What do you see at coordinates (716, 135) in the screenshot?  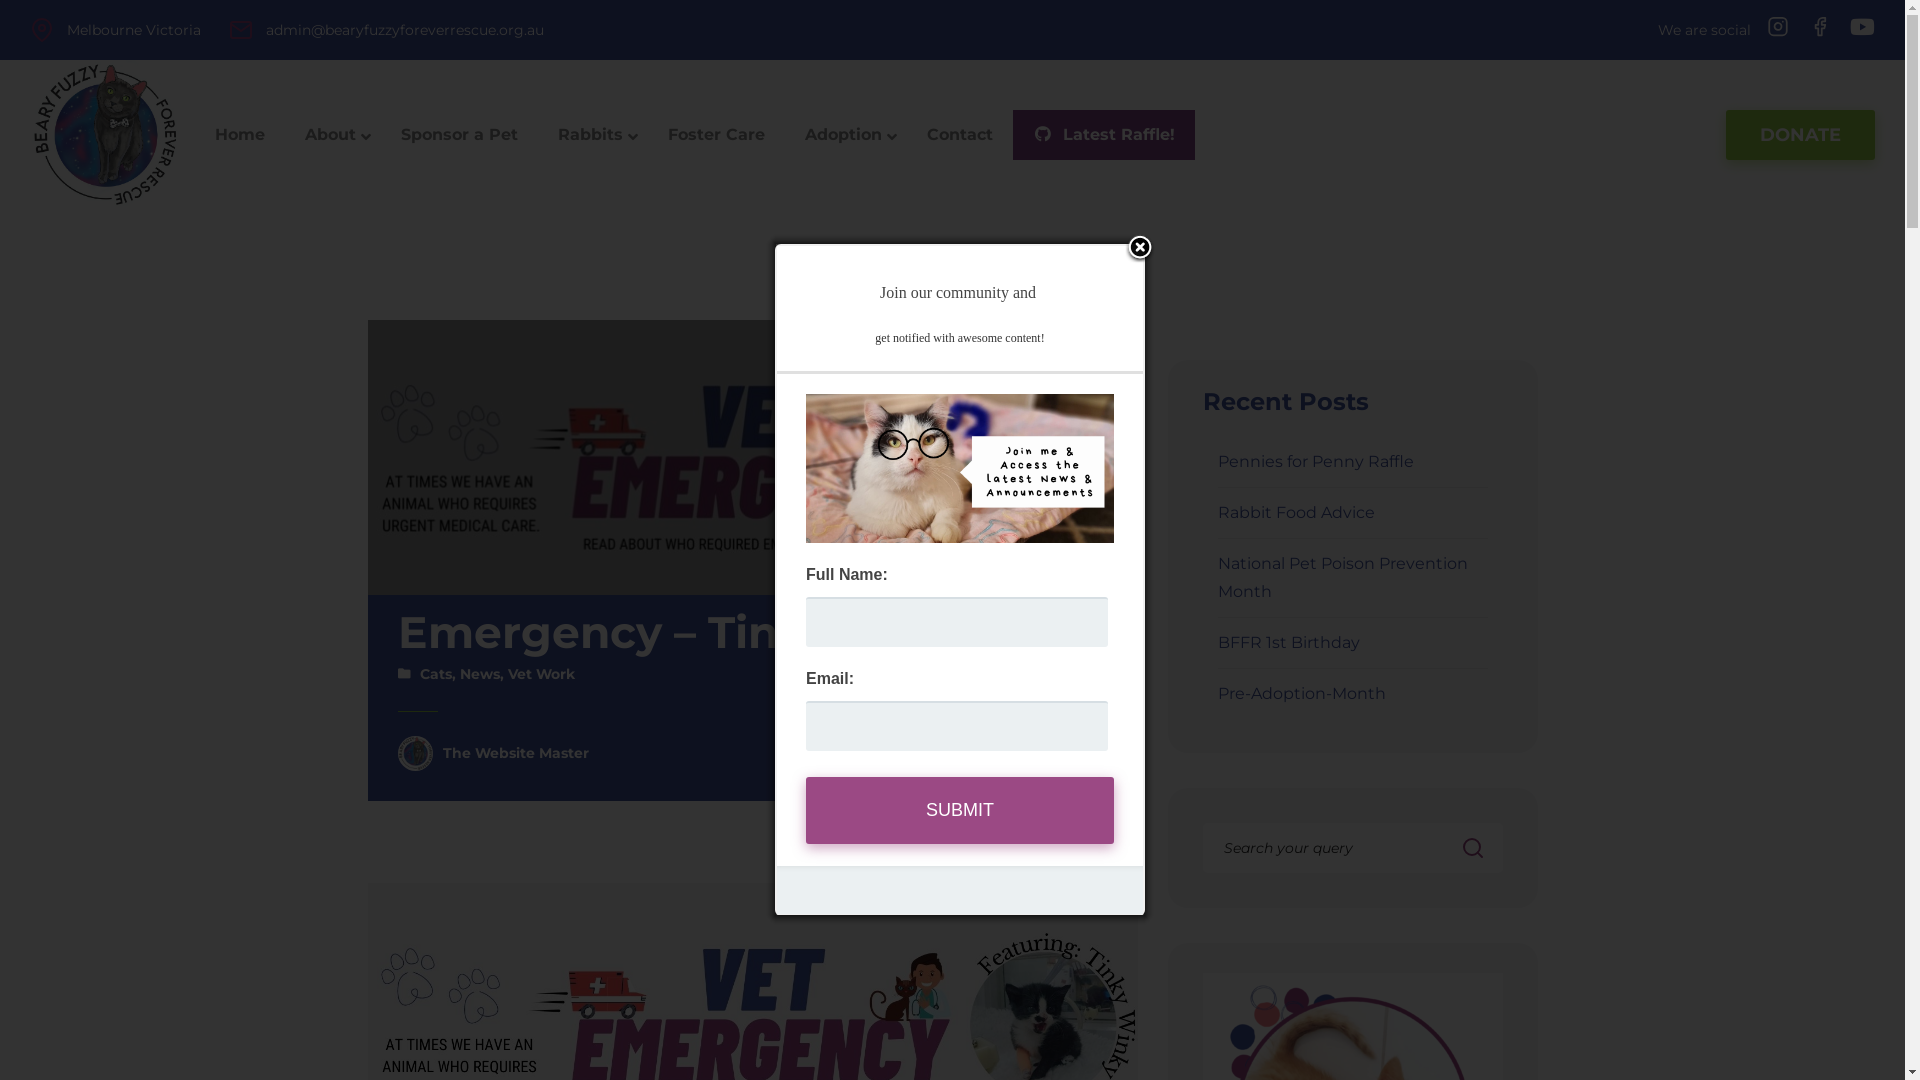 I see `'Foster Care'` at bounding box center [716, 135].